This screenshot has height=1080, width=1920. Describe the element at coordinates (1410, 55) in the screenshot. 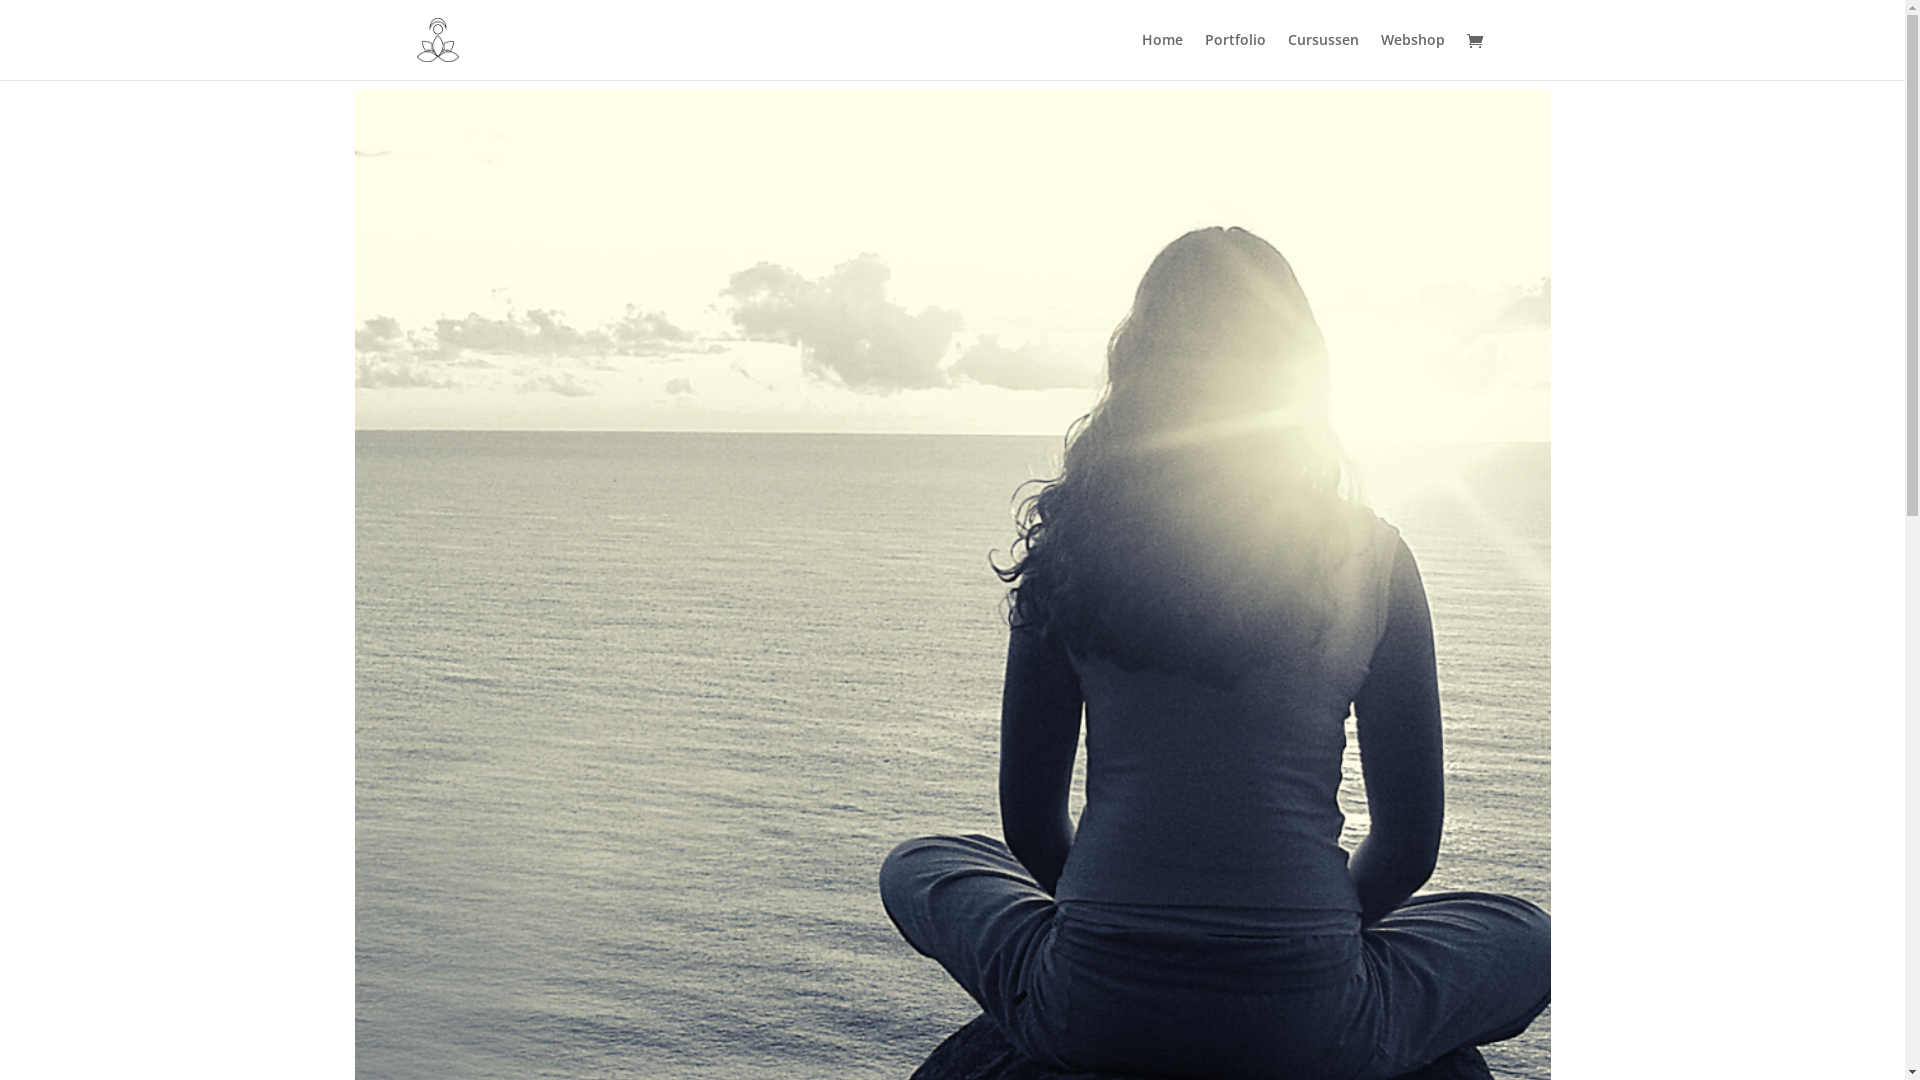

I see `'Webshop'` at that location.